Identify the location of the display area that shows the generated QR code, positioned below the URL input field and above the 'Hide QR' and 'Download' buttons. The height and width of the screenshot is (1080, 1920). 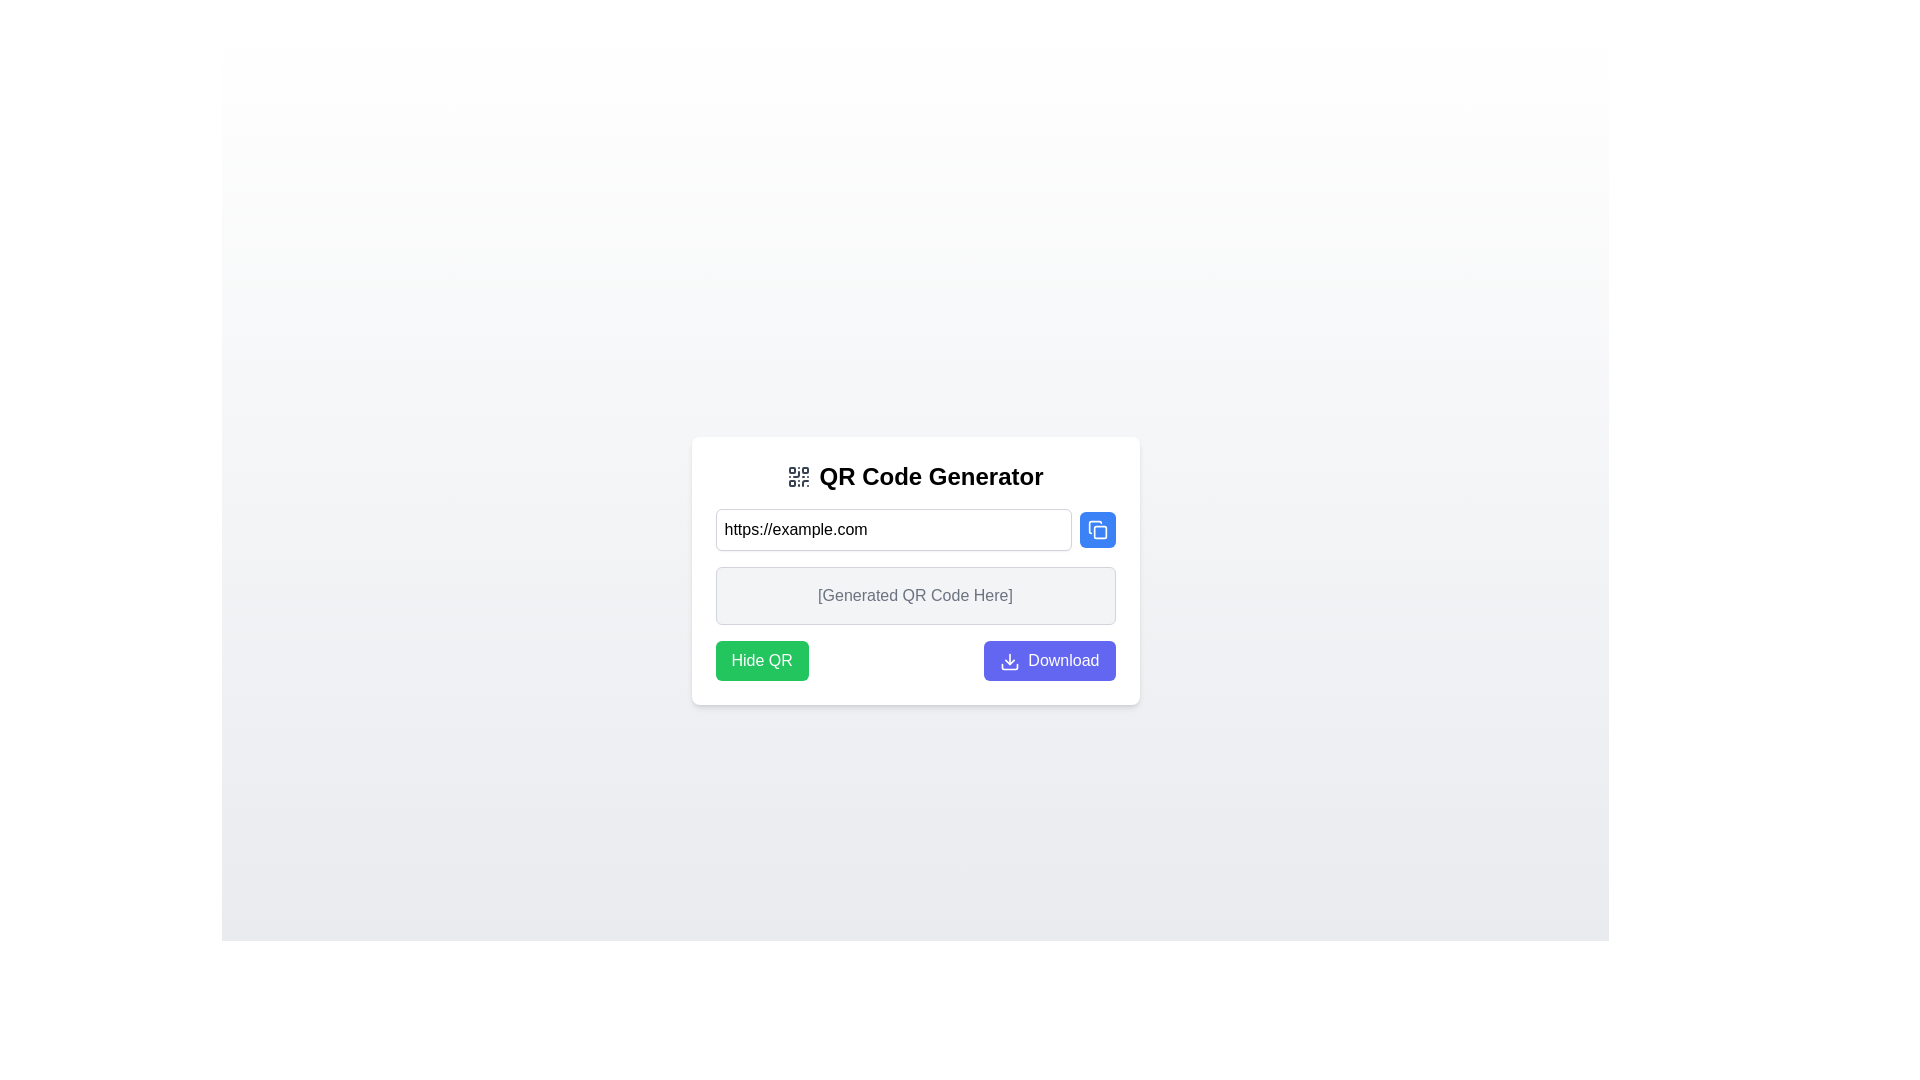
(914, 570).